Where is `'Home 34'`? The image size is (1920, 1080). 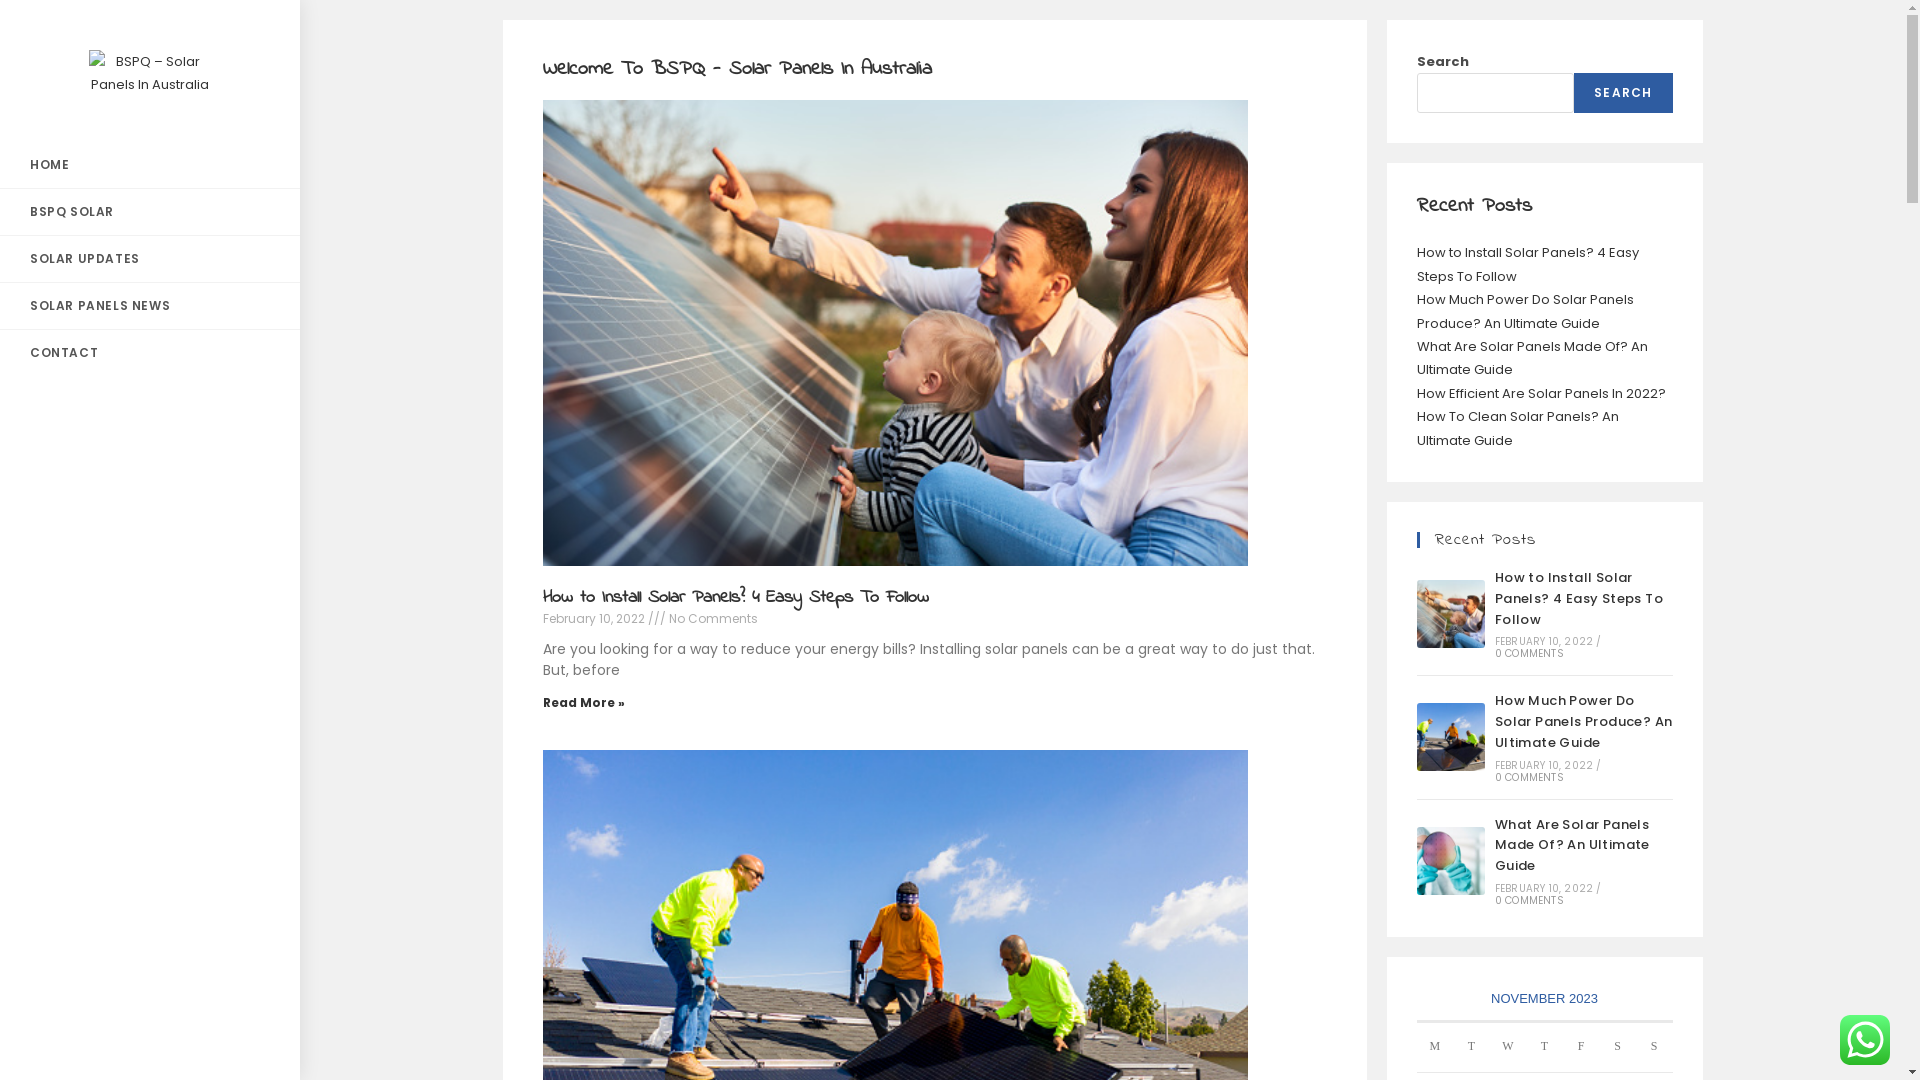
'Home 34' is located at coordinates (887, 328).